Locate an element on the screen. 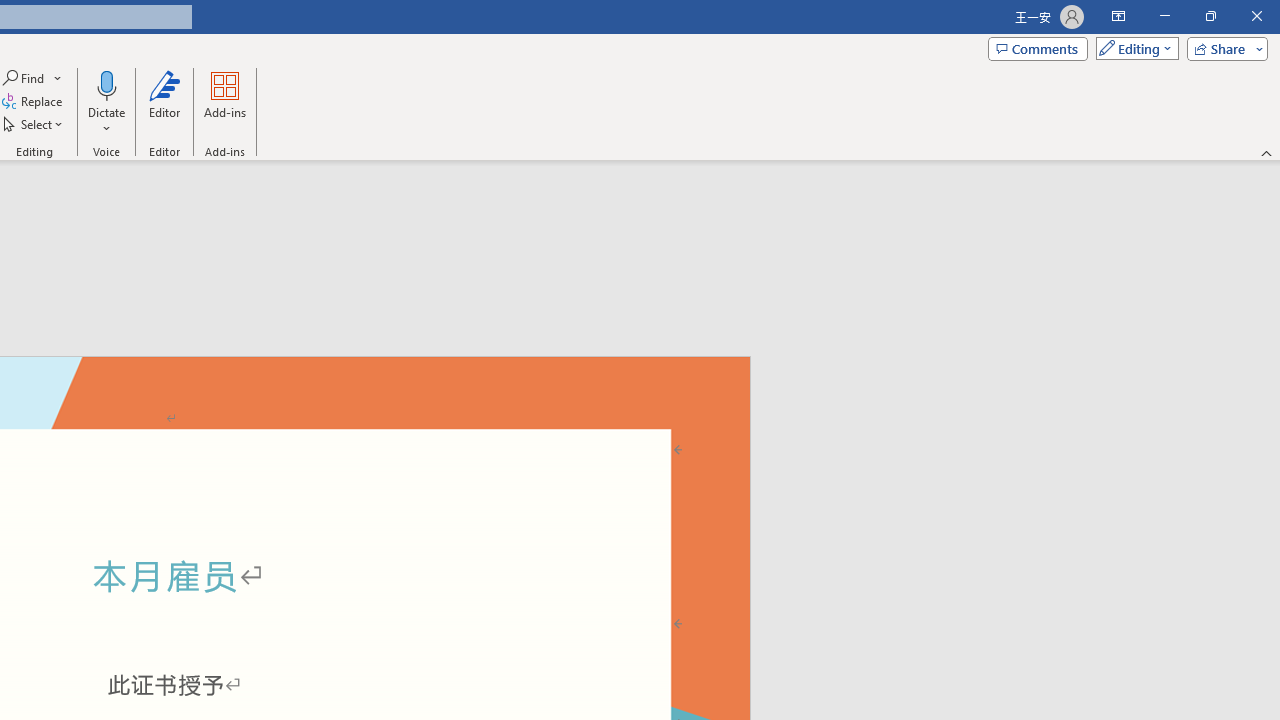  'Collapse the Ribbon' is located at coordinates (1266, 152).